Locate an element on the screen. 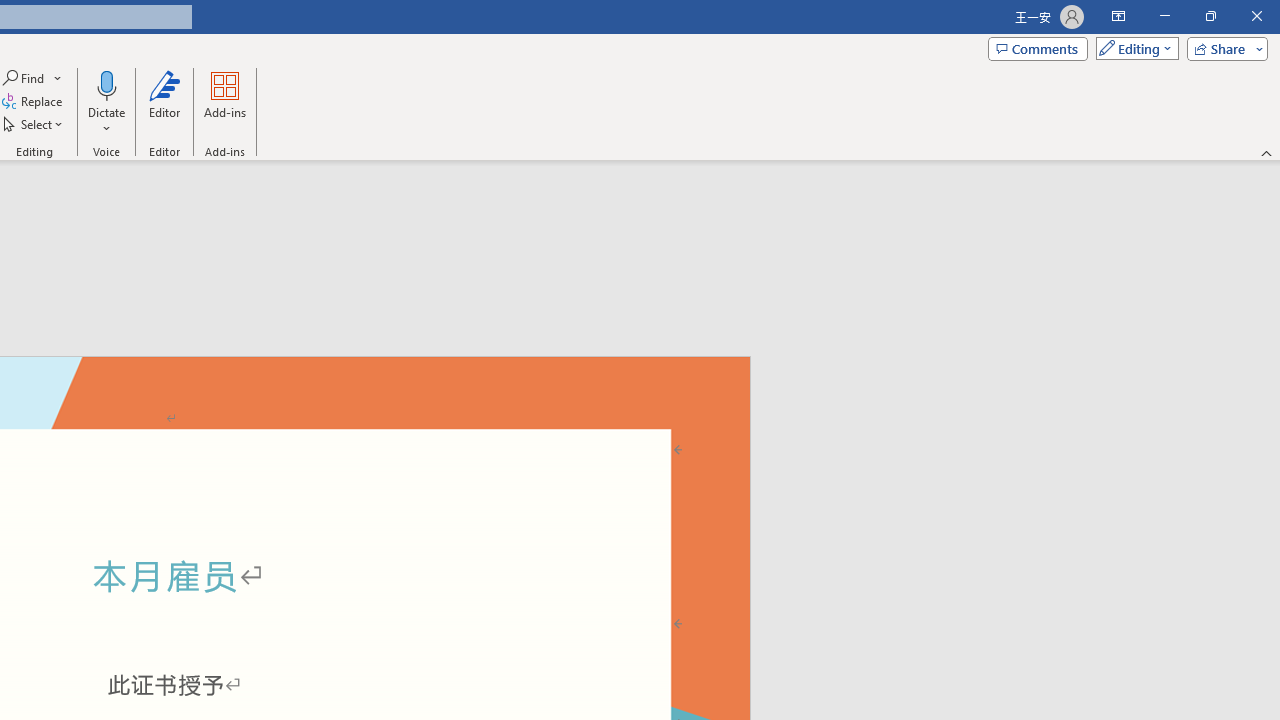  'Collapse the Ribbon' is located at coordinates (1266, 152).